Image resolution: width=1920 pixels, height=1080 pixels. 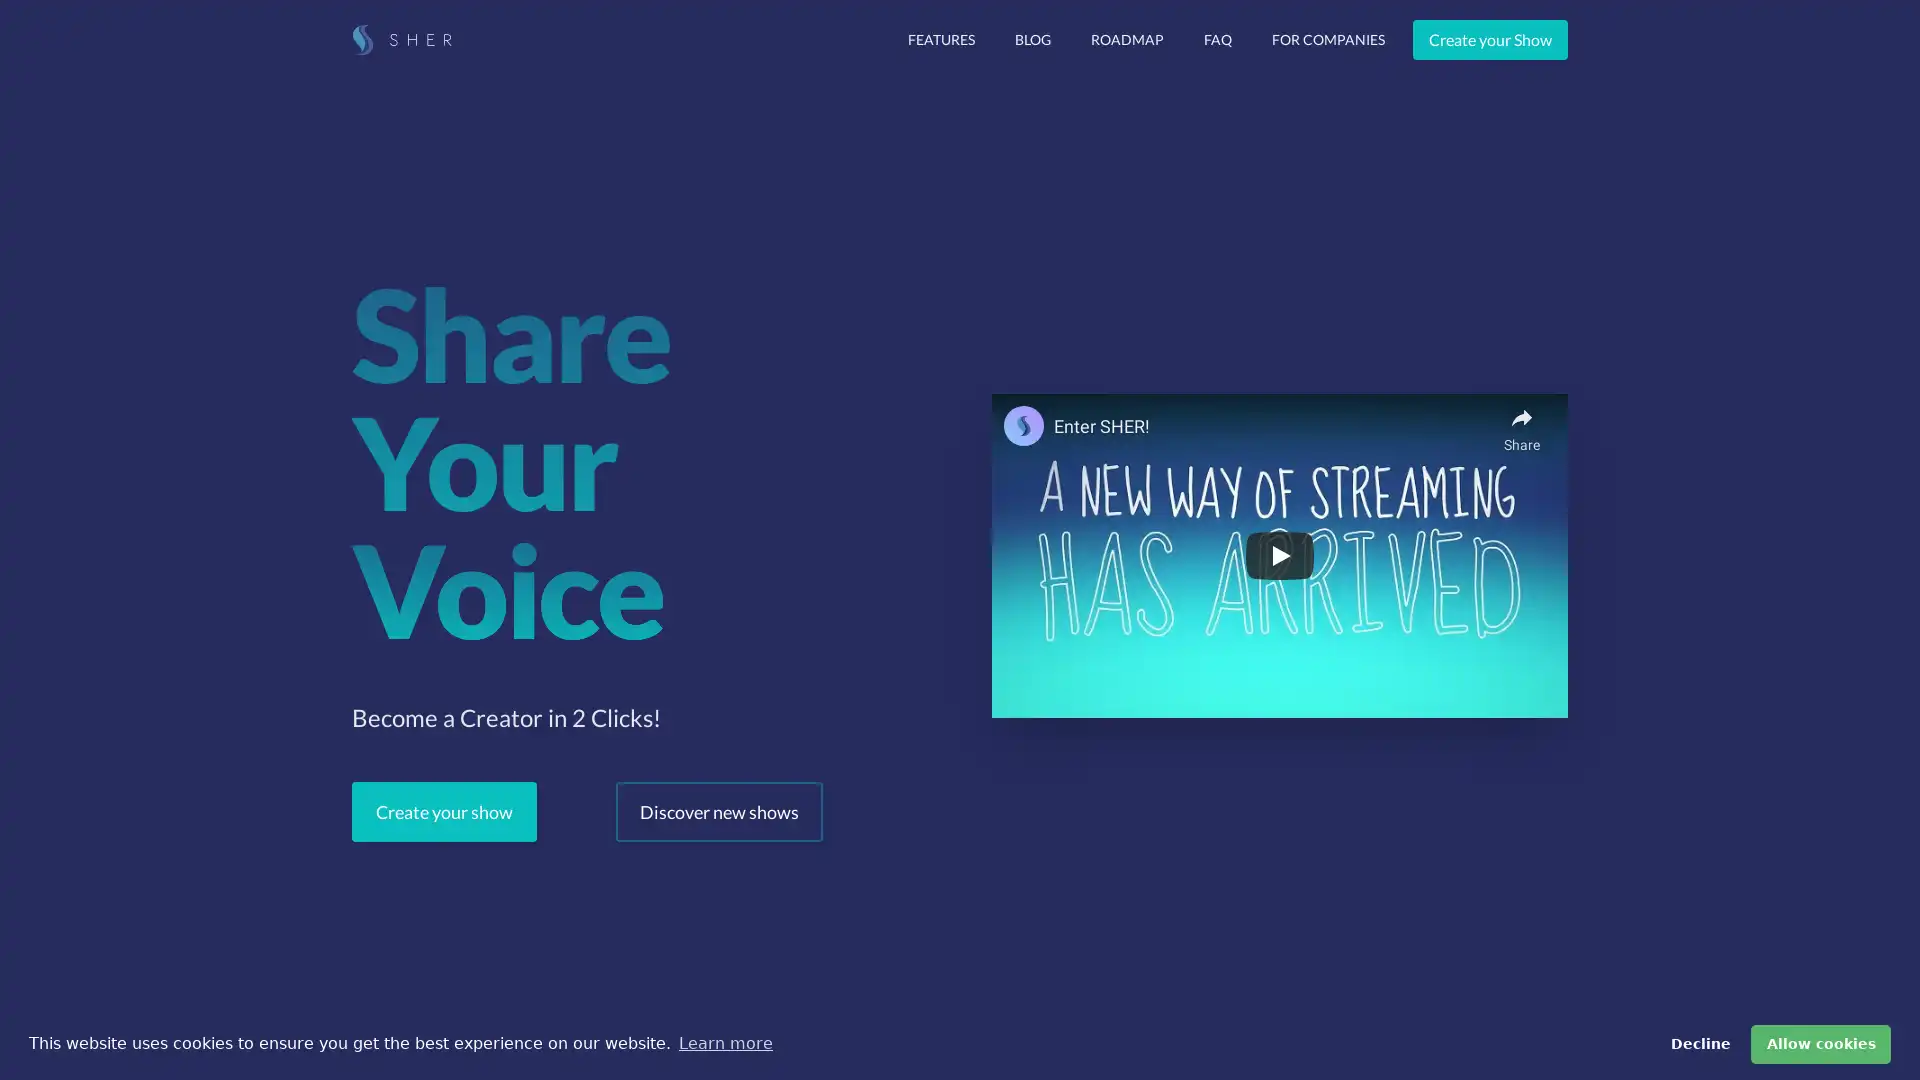 What do you see at coordinates (443, 812) in the screenshot?
I see `Create your show` at bounding box center [443, 812].